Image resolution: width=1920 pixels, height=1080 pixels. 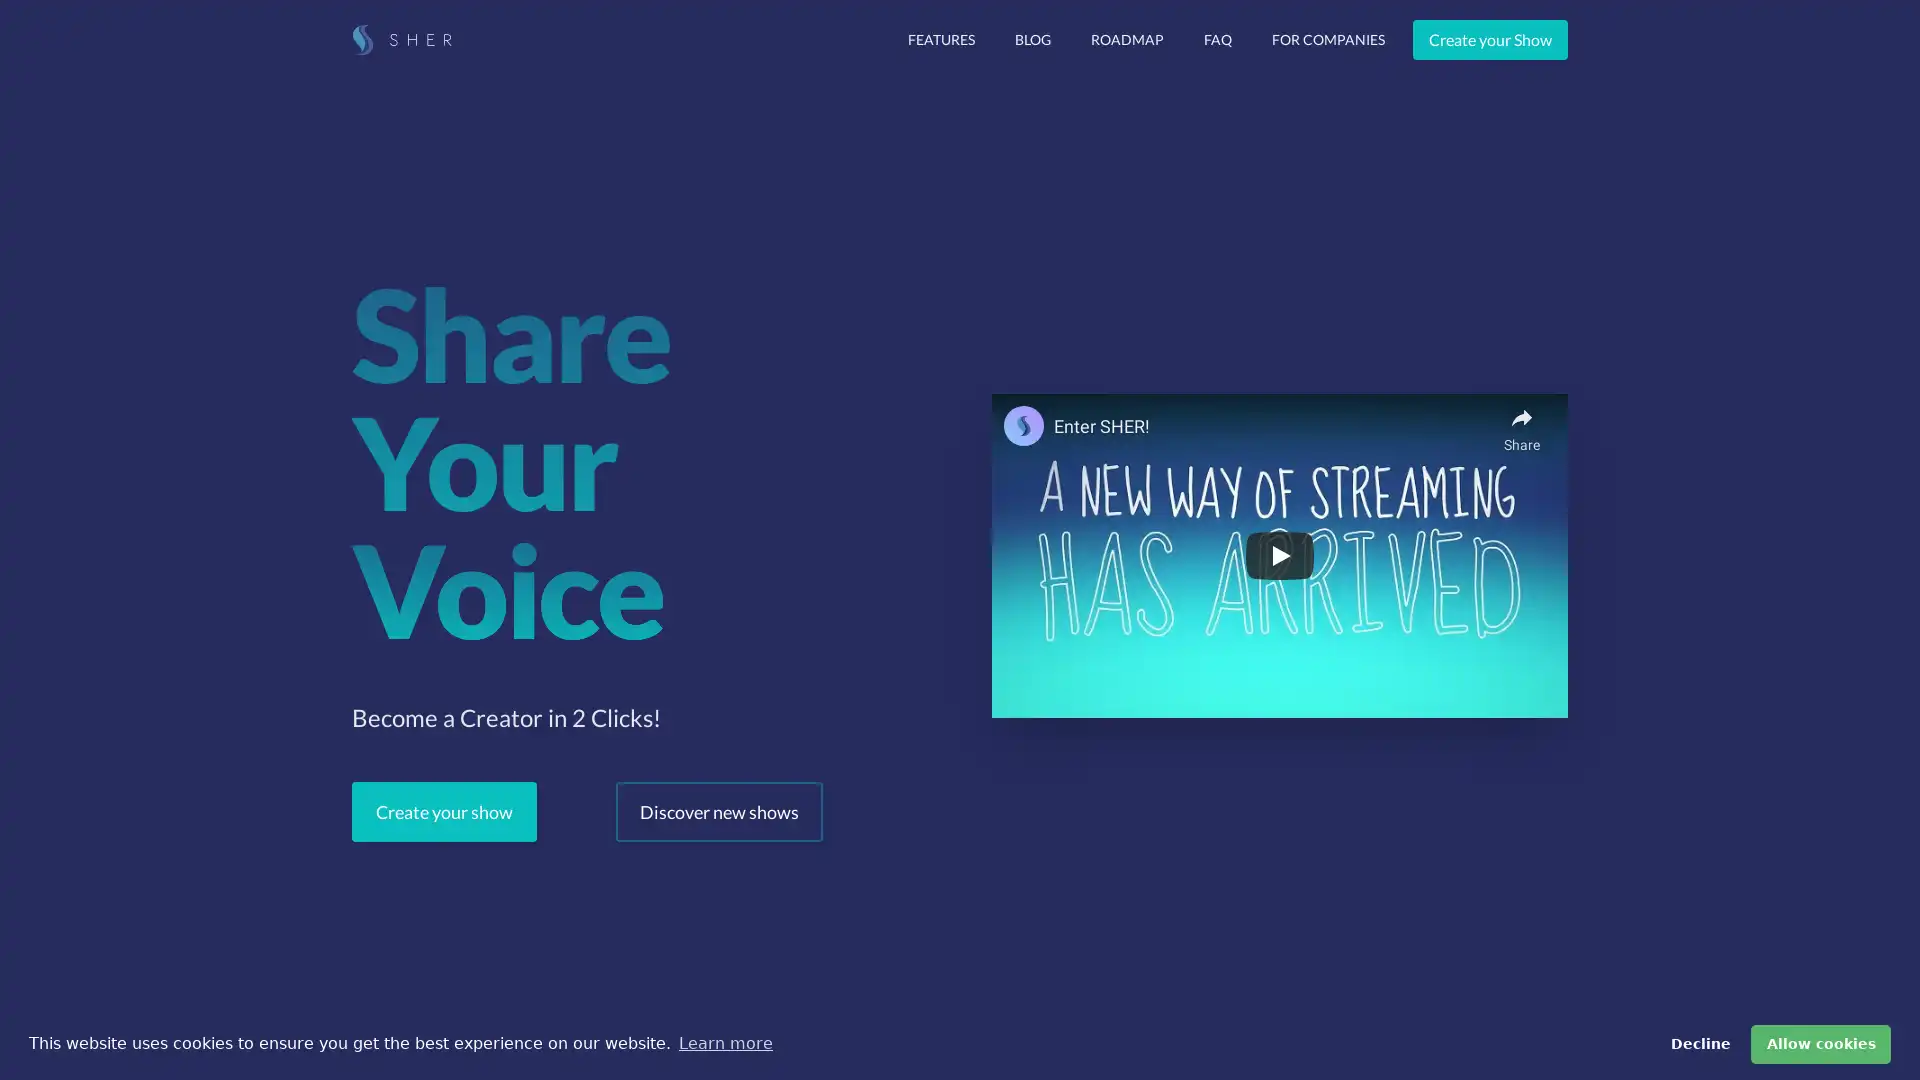 What do you see at coordinates (443, 812) in the screenshot?
I see `Create your show` at bounding box center [443, 812].